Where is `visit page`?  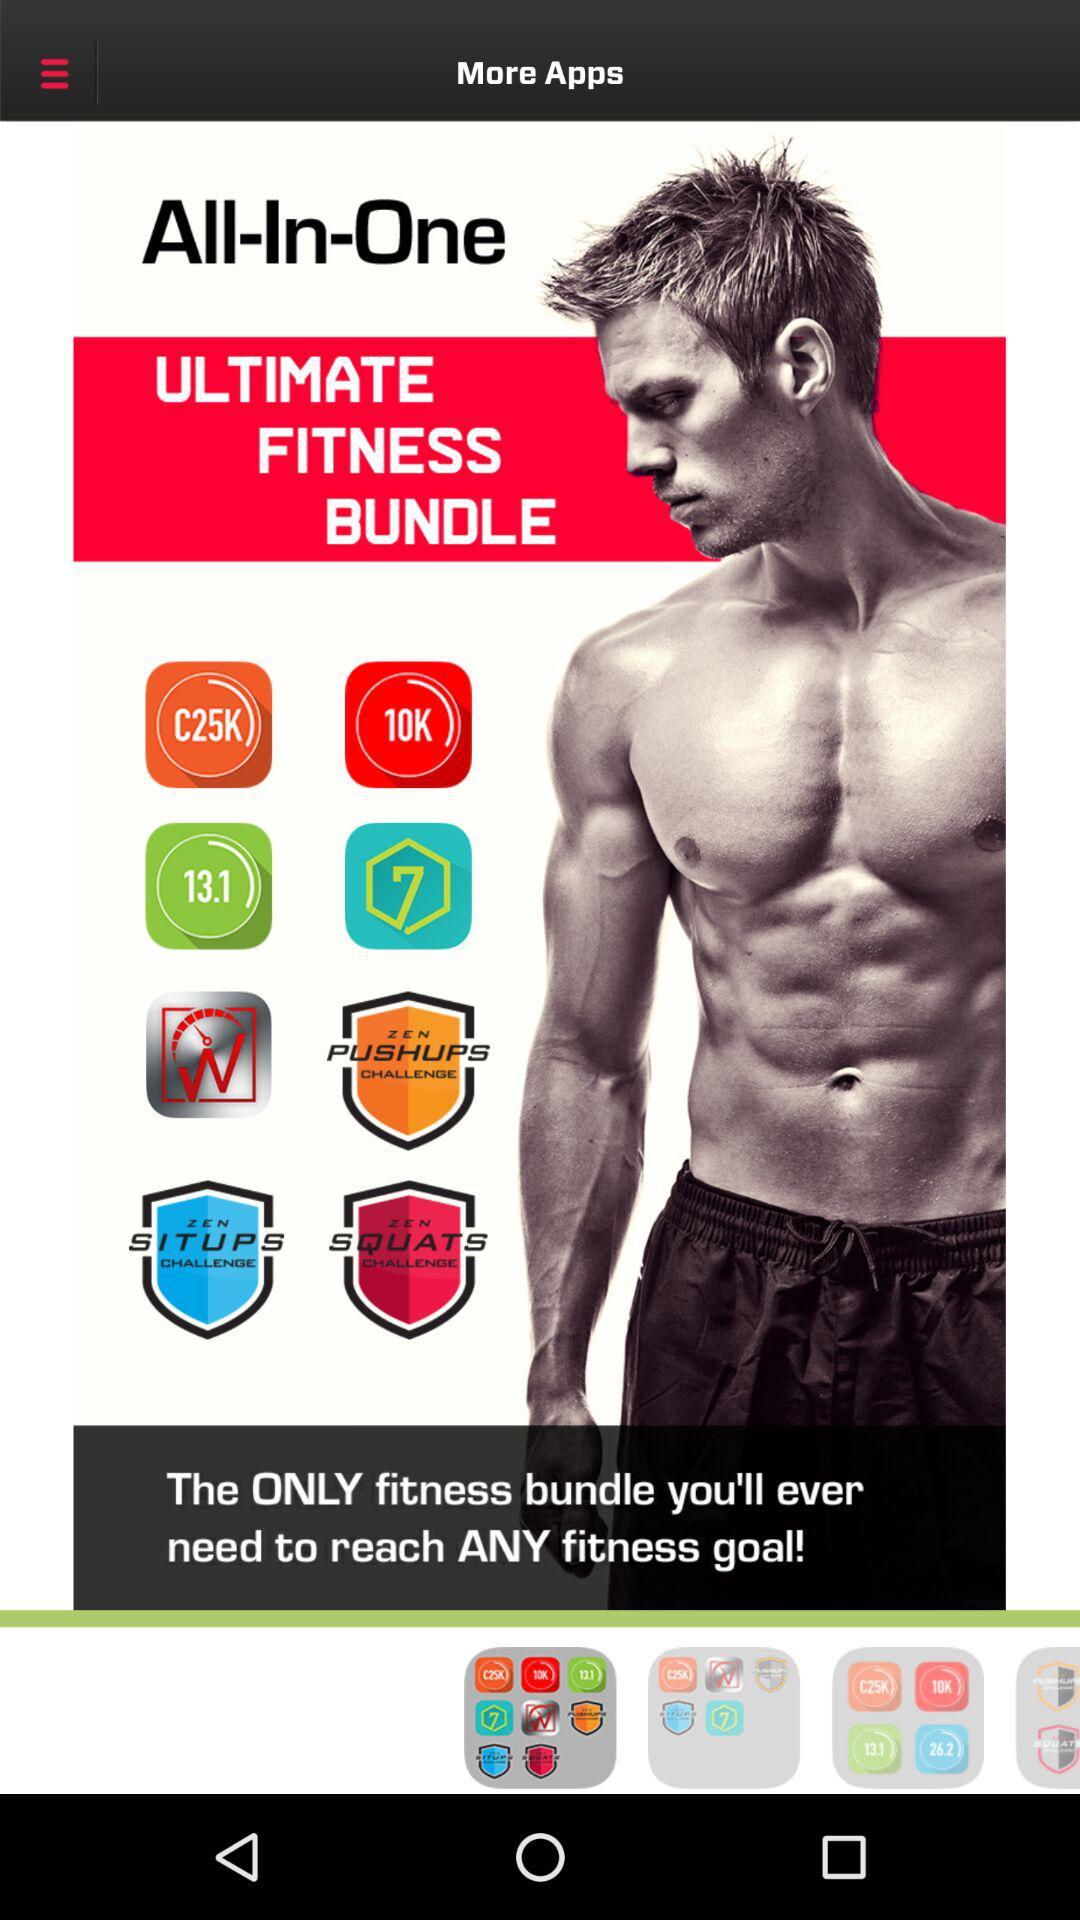 visit page is located at coordinates (407, 723).